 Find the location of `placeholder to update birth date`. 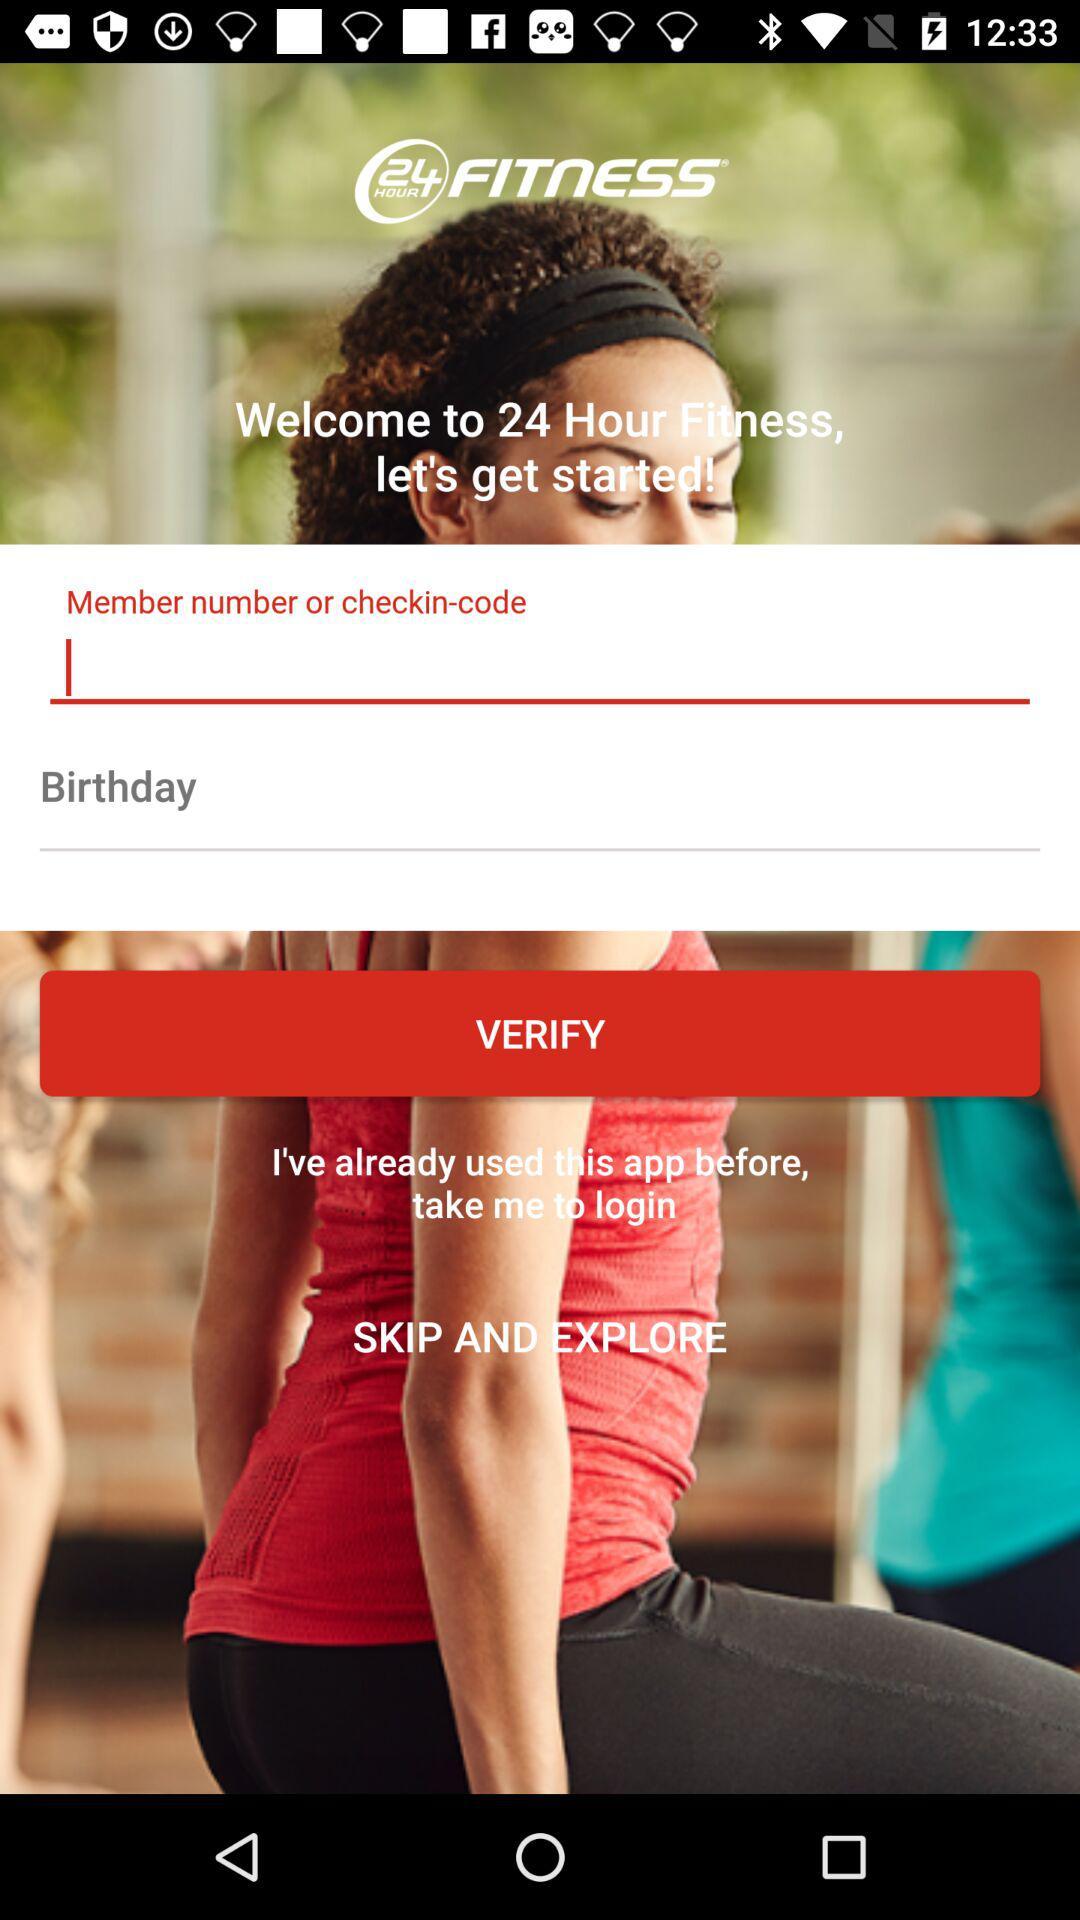

placeholder to update birth date is located at coordinates (540, 784).